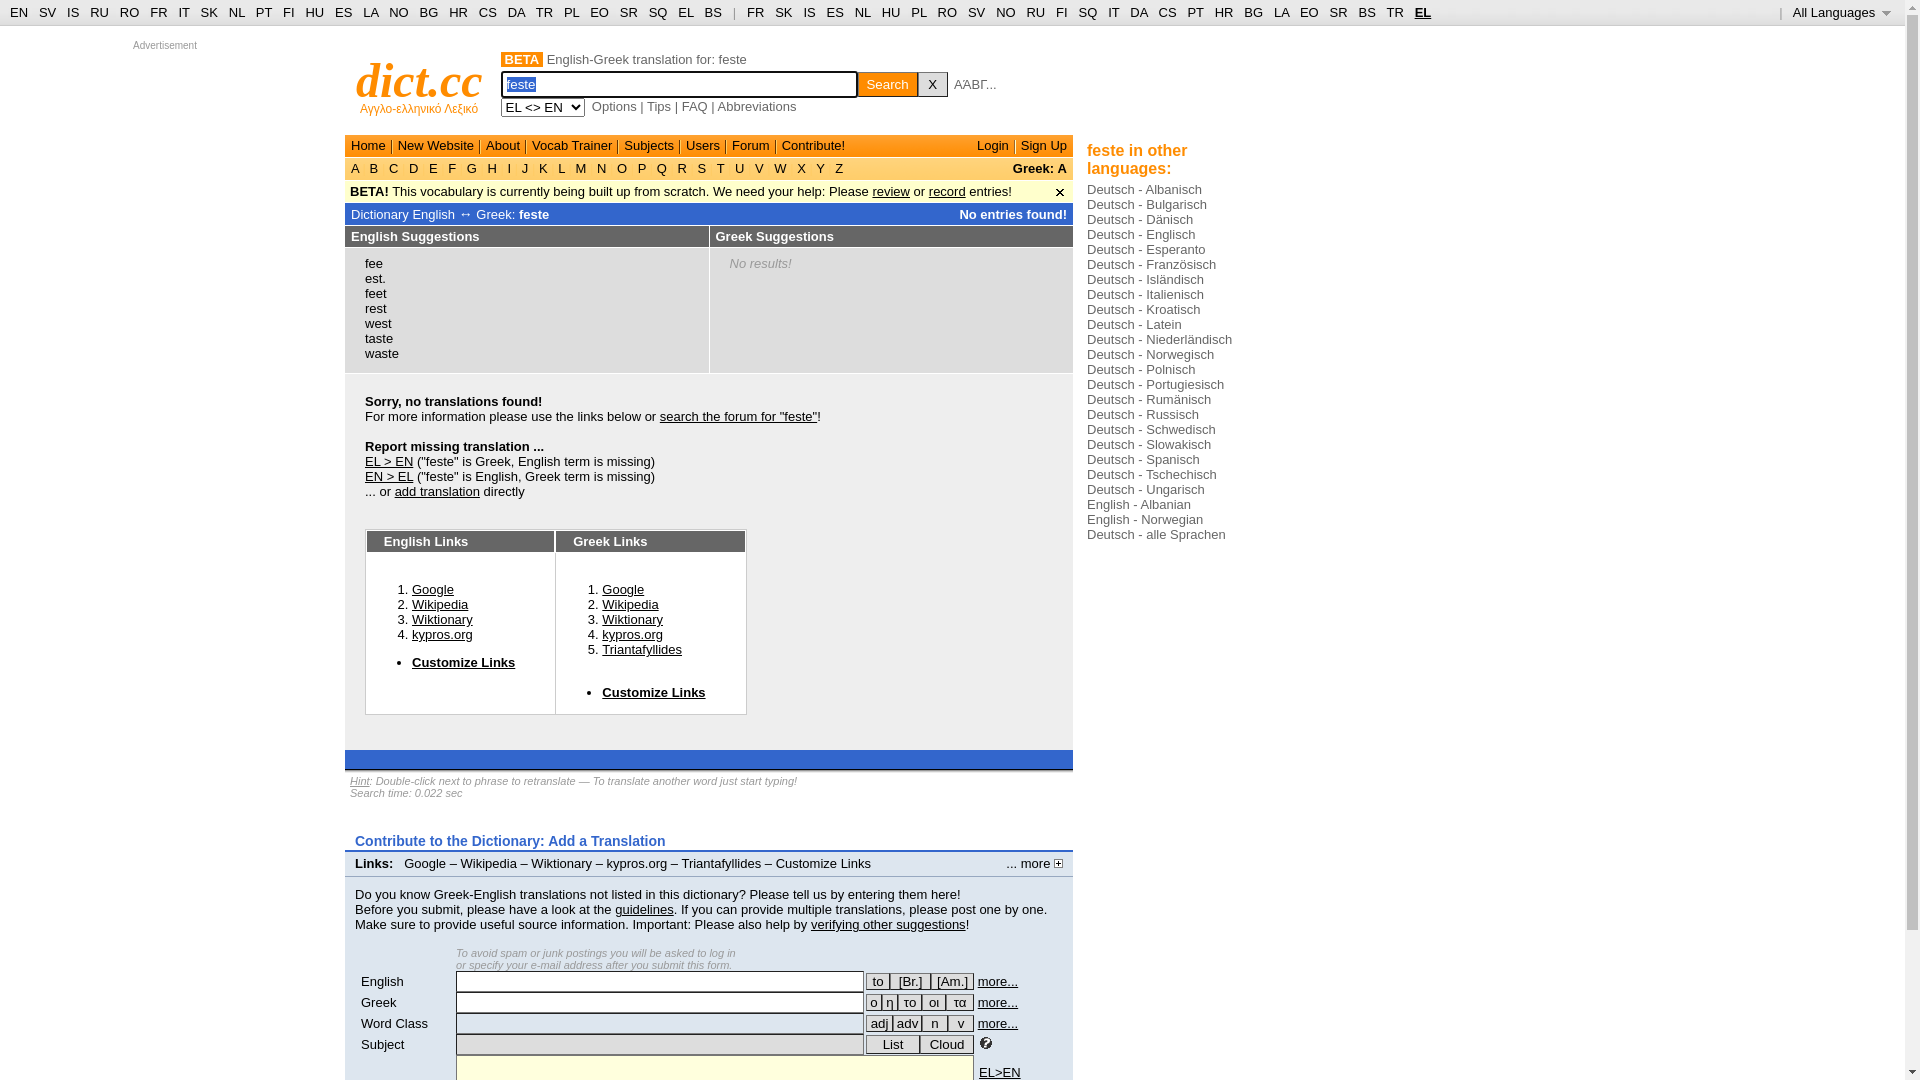 Image resolution: width=1920 pixels, height=1080 pixels. Describe the element at coordinates (1142, 413) in the screenshot. I see `'Deutsch - Russisch'` at that location.